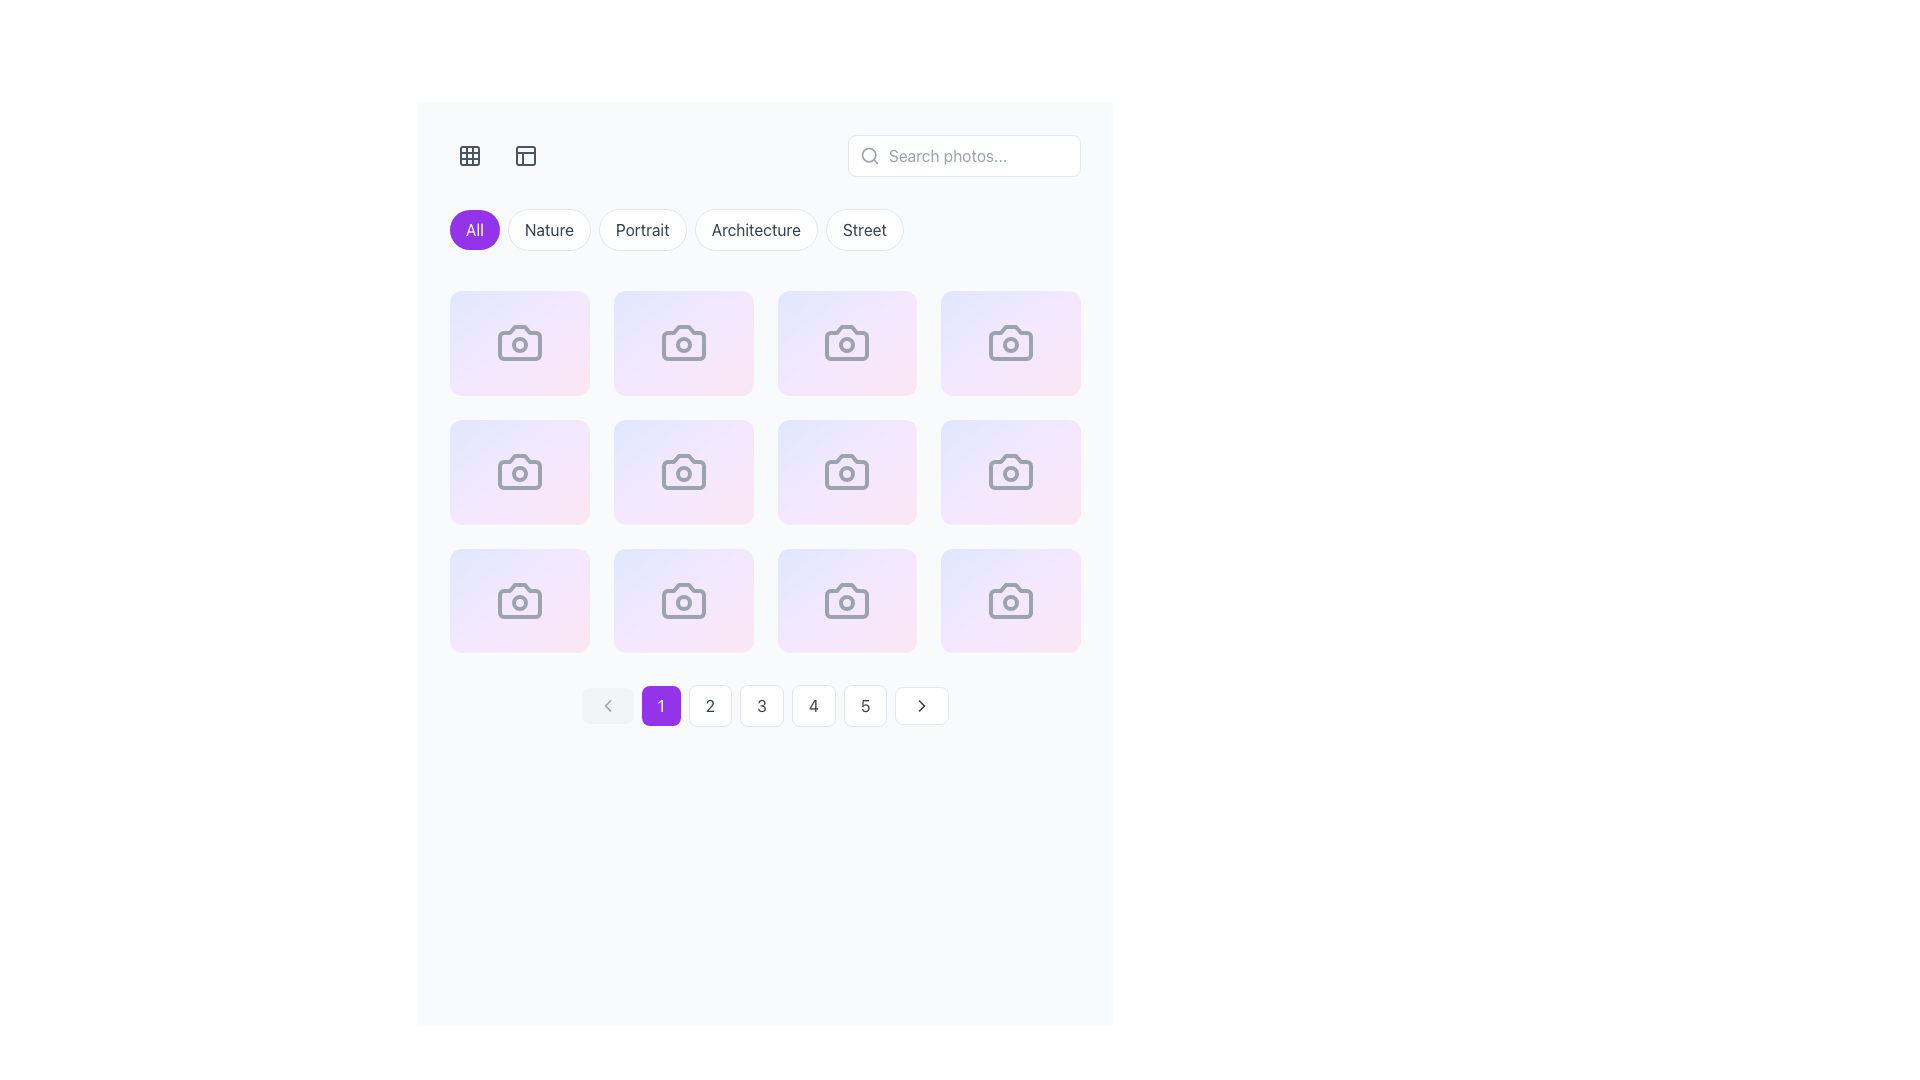 Image resolution: width=1920 pixels, height=1080 pixels. What do you see at coordinates (483, 619) in the screenshot?
I see `the heart icon element` at bounding box center [483, 619].